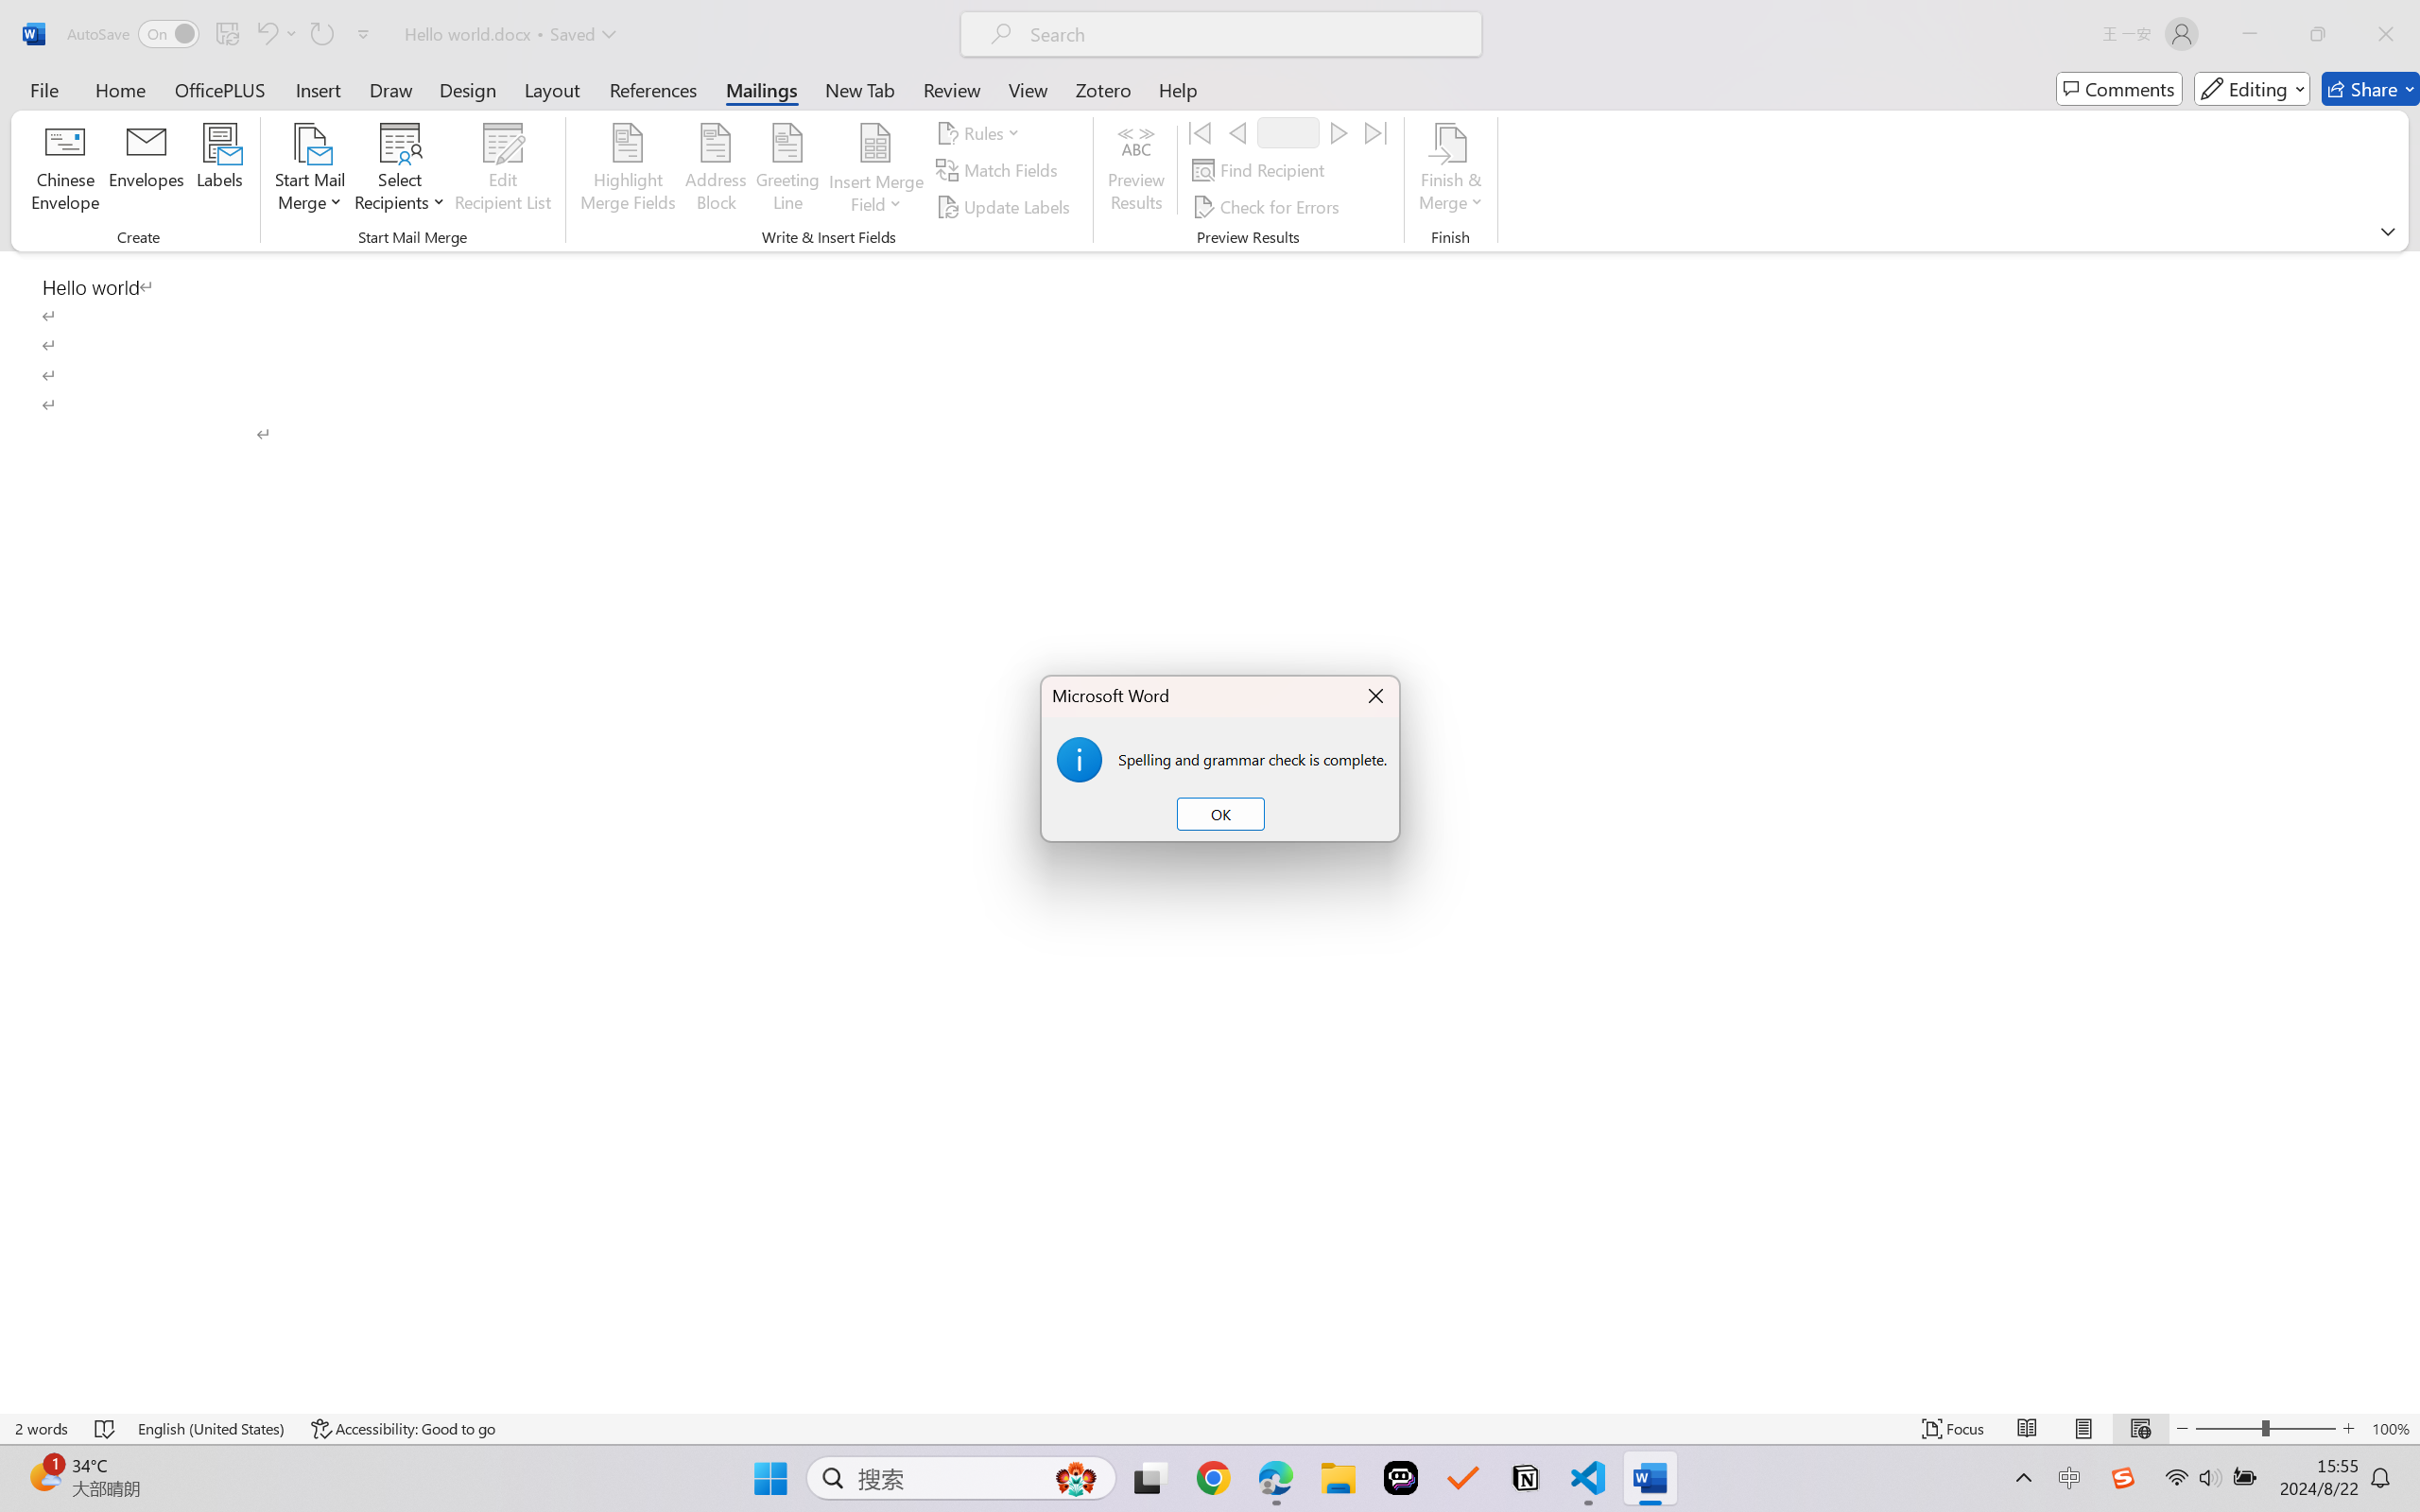  I want to click on 'Envelopes...', so click(147, 170).